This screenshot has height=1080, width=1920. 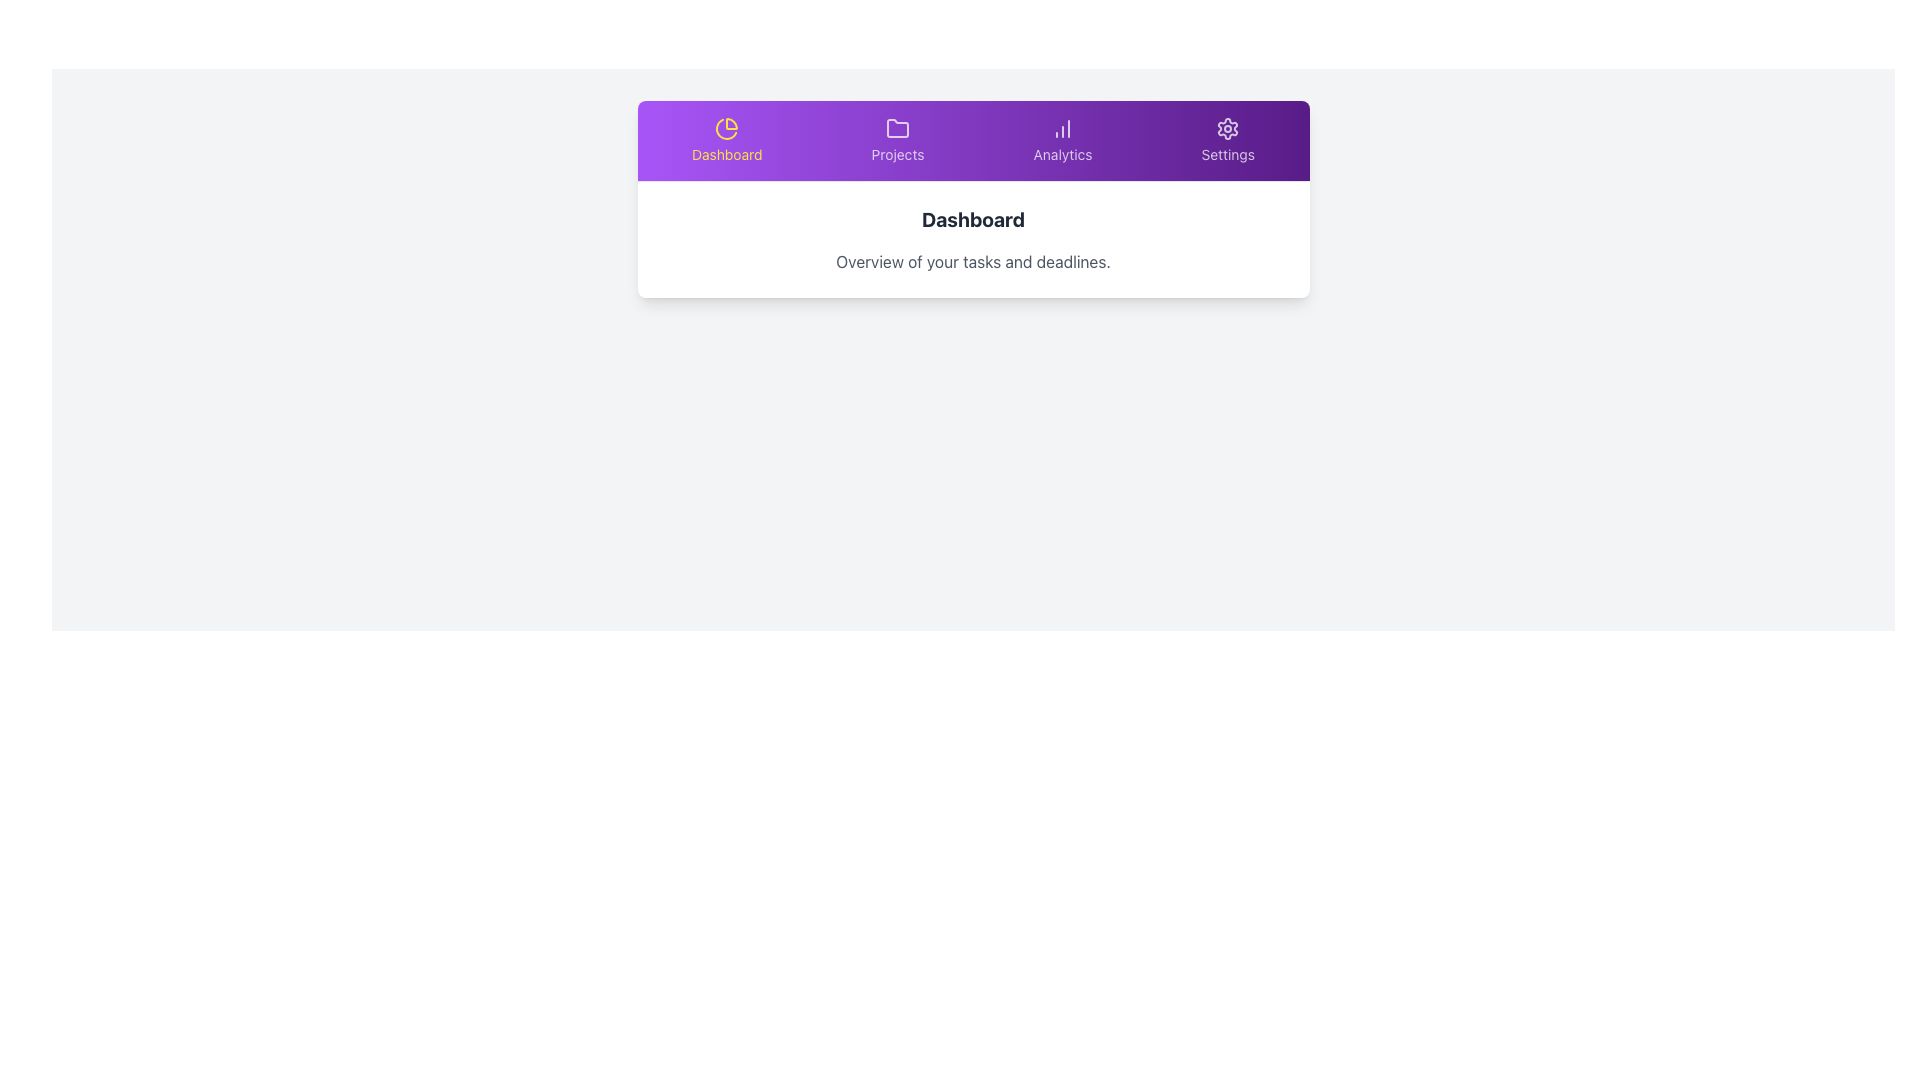 What do you see at coordinates (725, 129) in the screenshot?
I see `the decorative vector graphic resembling a partial pie chart segment located under the 'Dashboard' label in the top navigation section of the interface` at bounding box center [725, 129].